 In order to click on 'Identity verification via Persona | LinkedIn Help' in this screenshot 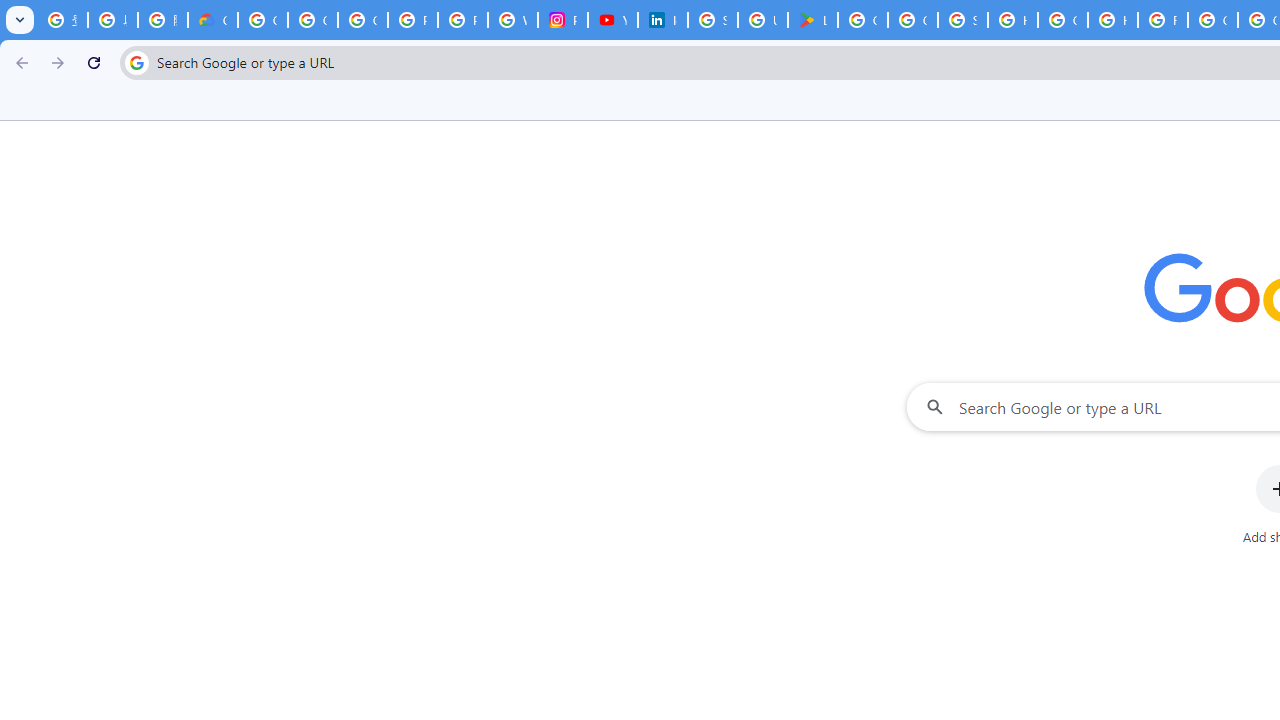, I will do `click(663, 20)`.